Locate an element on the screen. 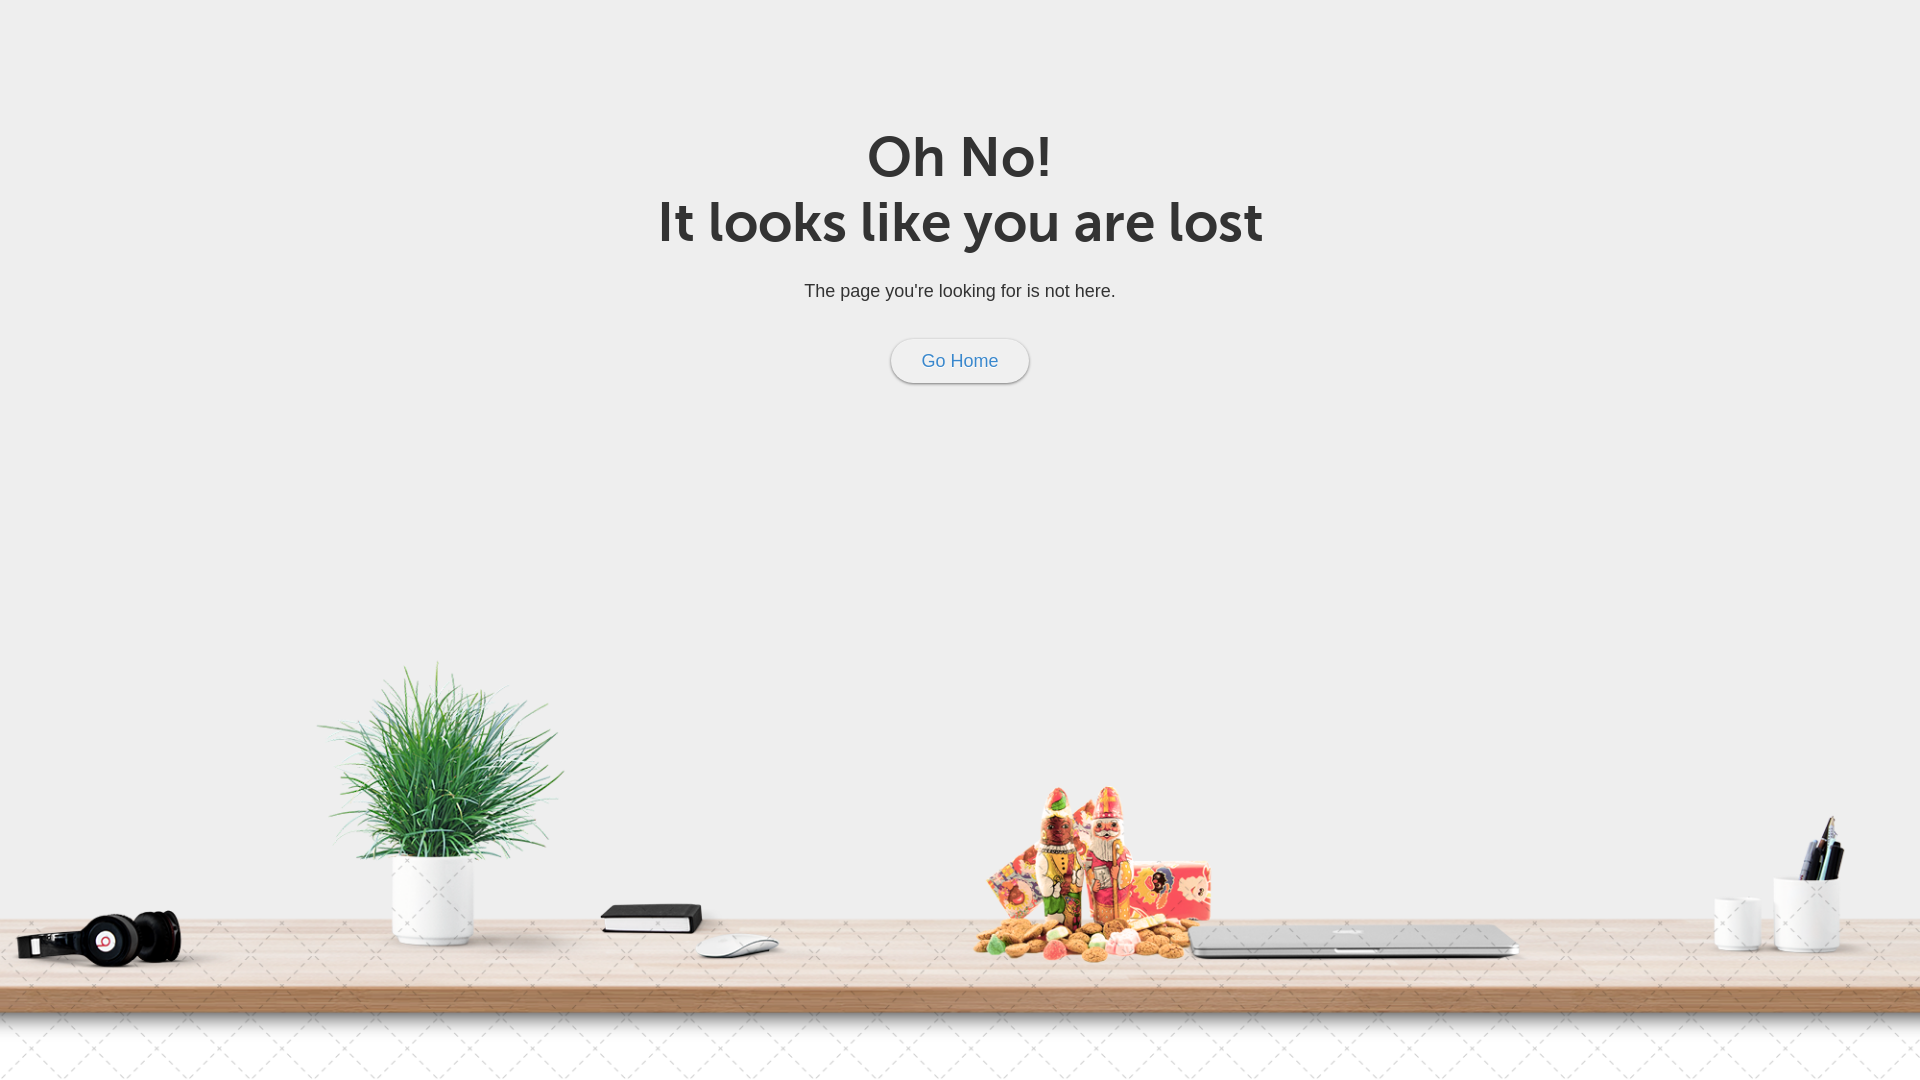  'Go Home' is located at coordinates (958, 361).